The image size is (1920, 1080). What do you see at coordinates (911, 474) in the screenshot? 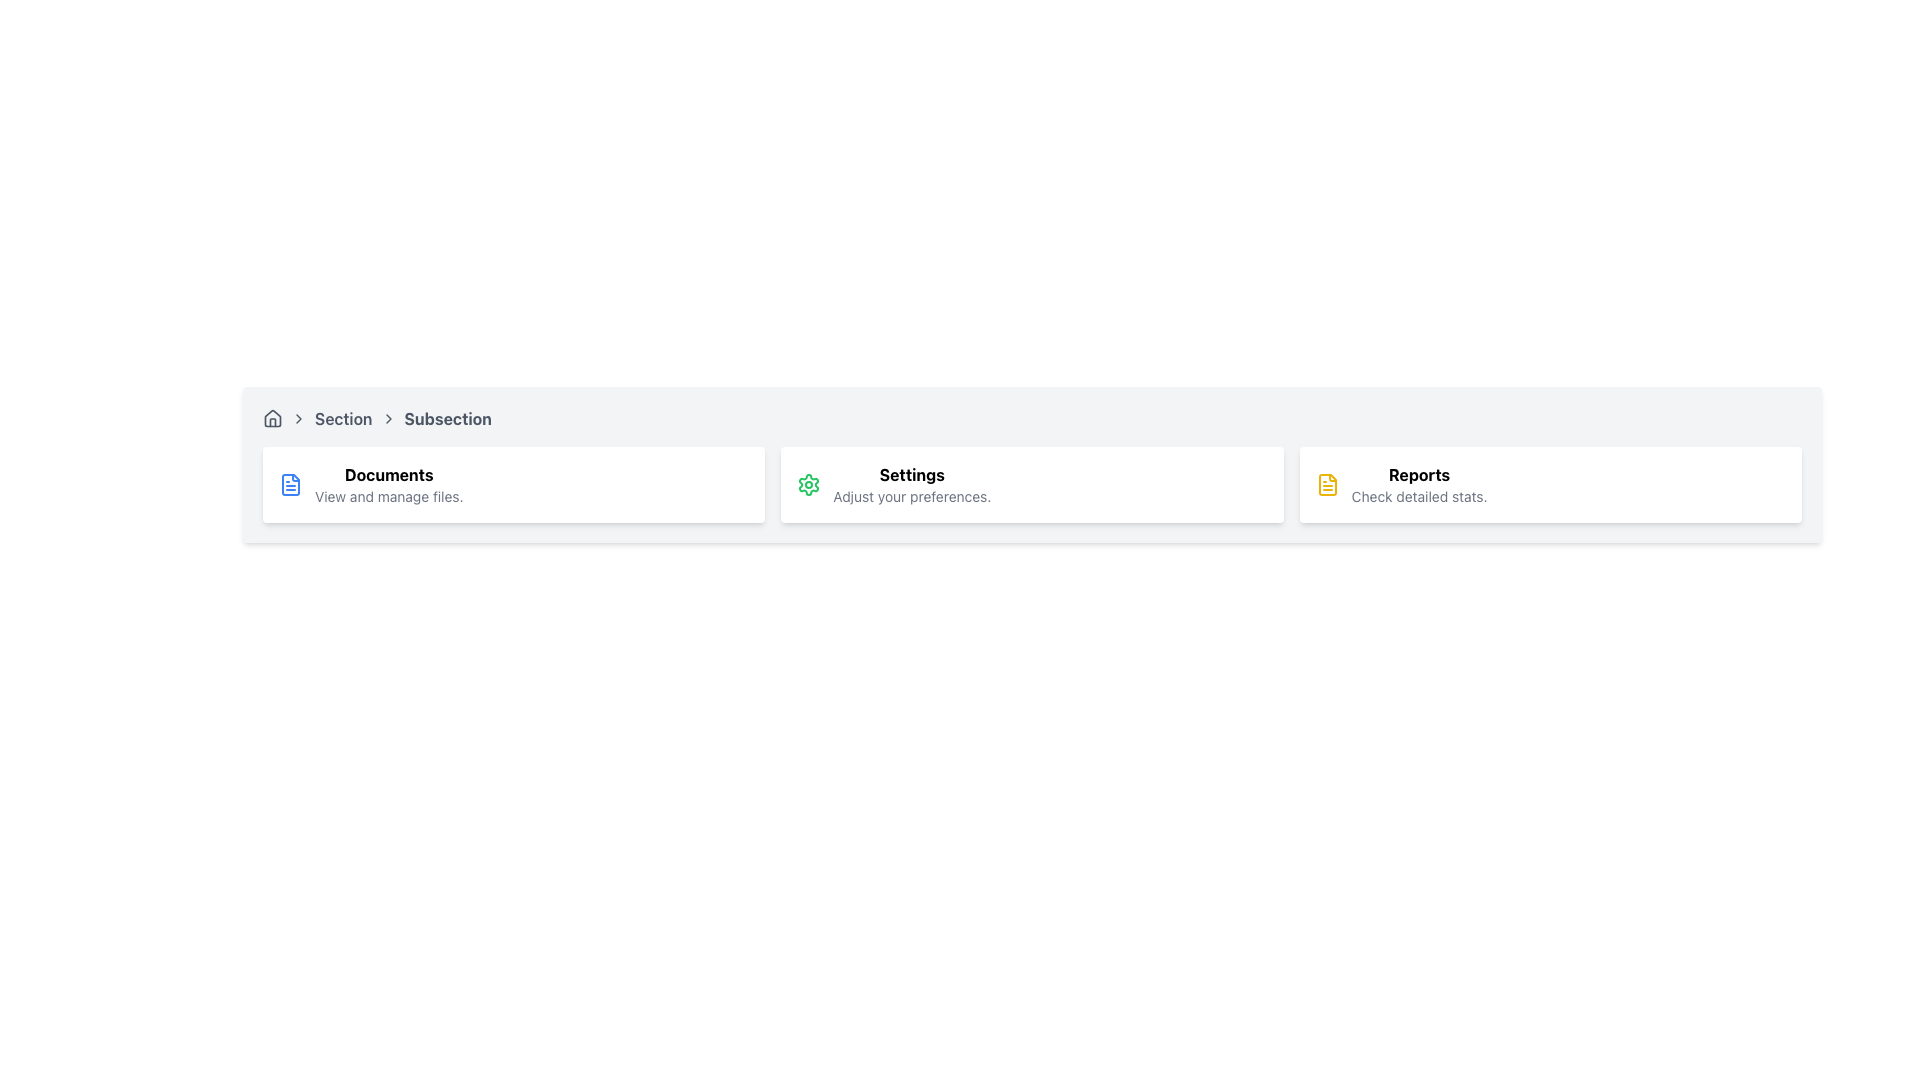
I see `bold text label displaying 'Settings' which is positioned above a descriptive text in the center option of three horizontally aligned sections` at bounding box center [911, 474].